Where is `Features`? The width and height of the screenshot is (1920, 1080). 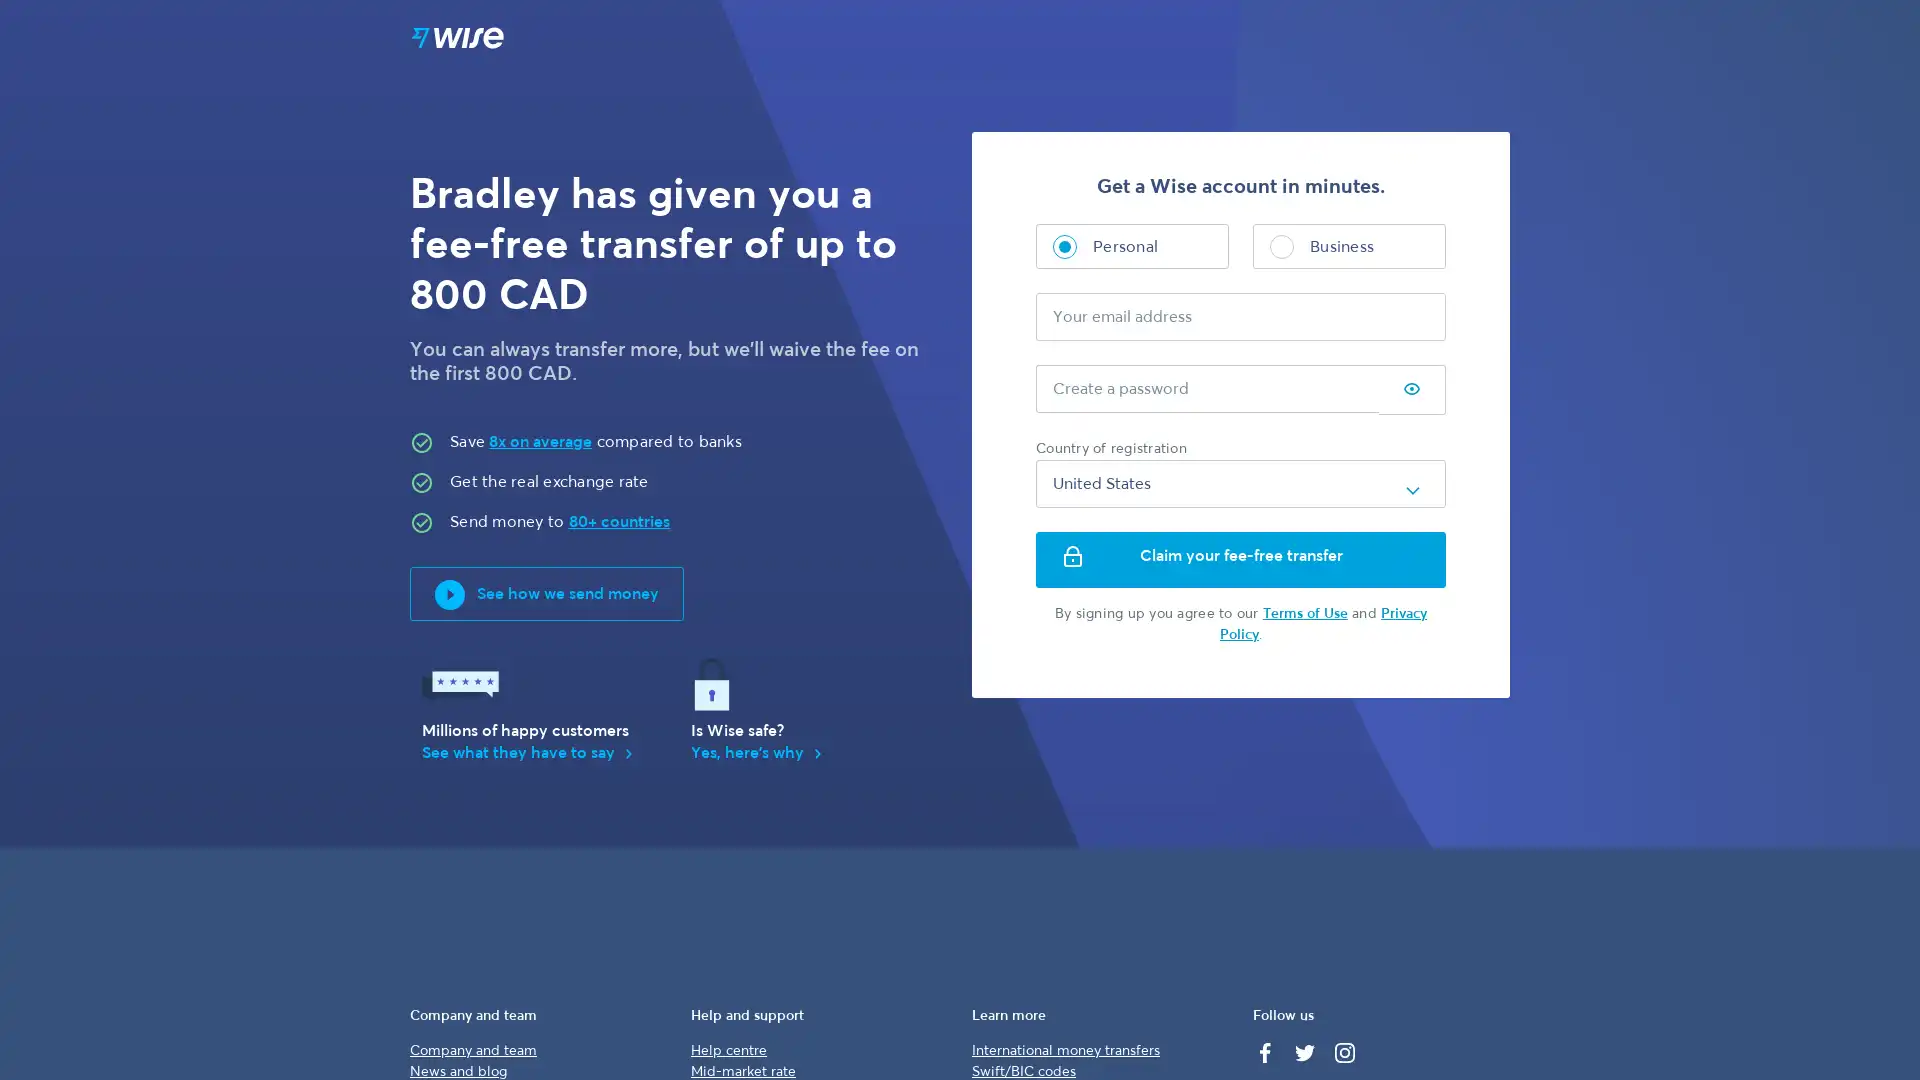
Features is located at coordinates (1103, 39).